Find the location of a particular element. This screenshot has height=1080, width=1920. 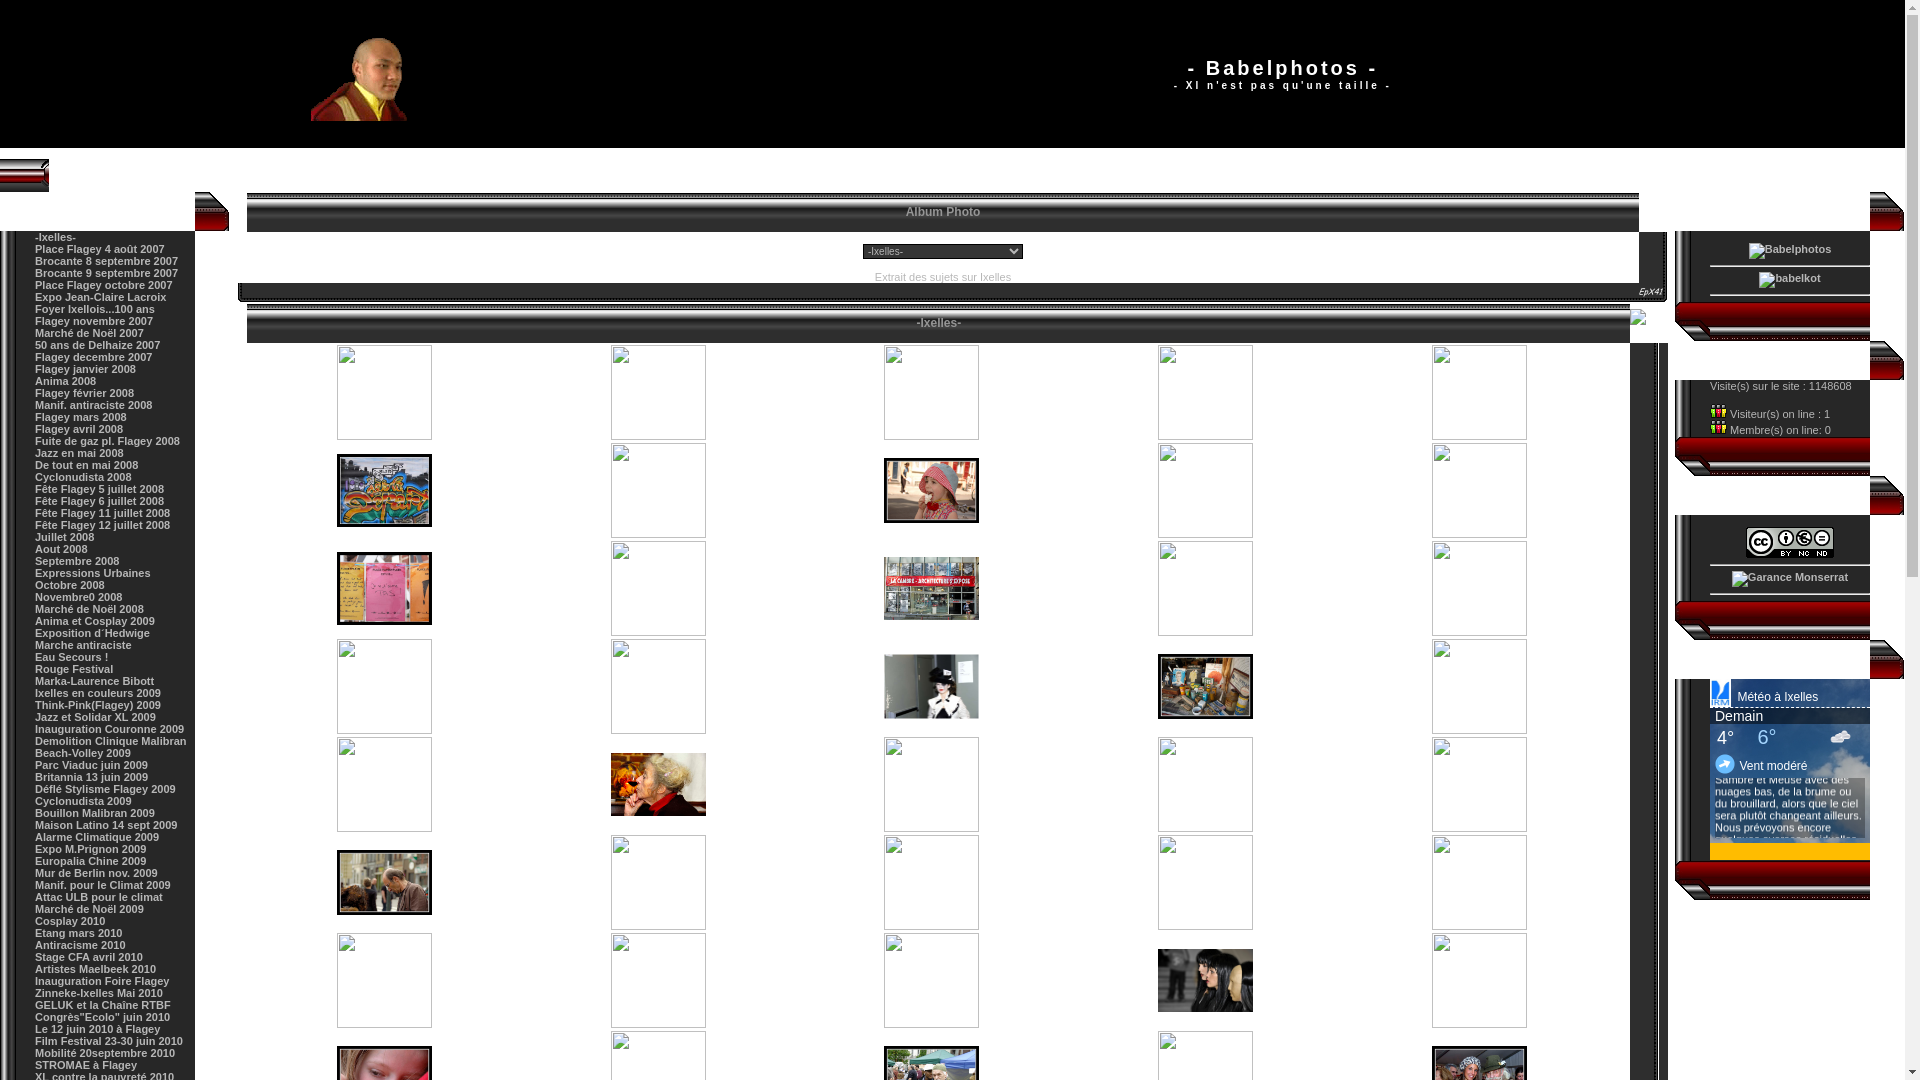

'Foyer Ixellois...100 ans' is located at coordinates (94, 308).